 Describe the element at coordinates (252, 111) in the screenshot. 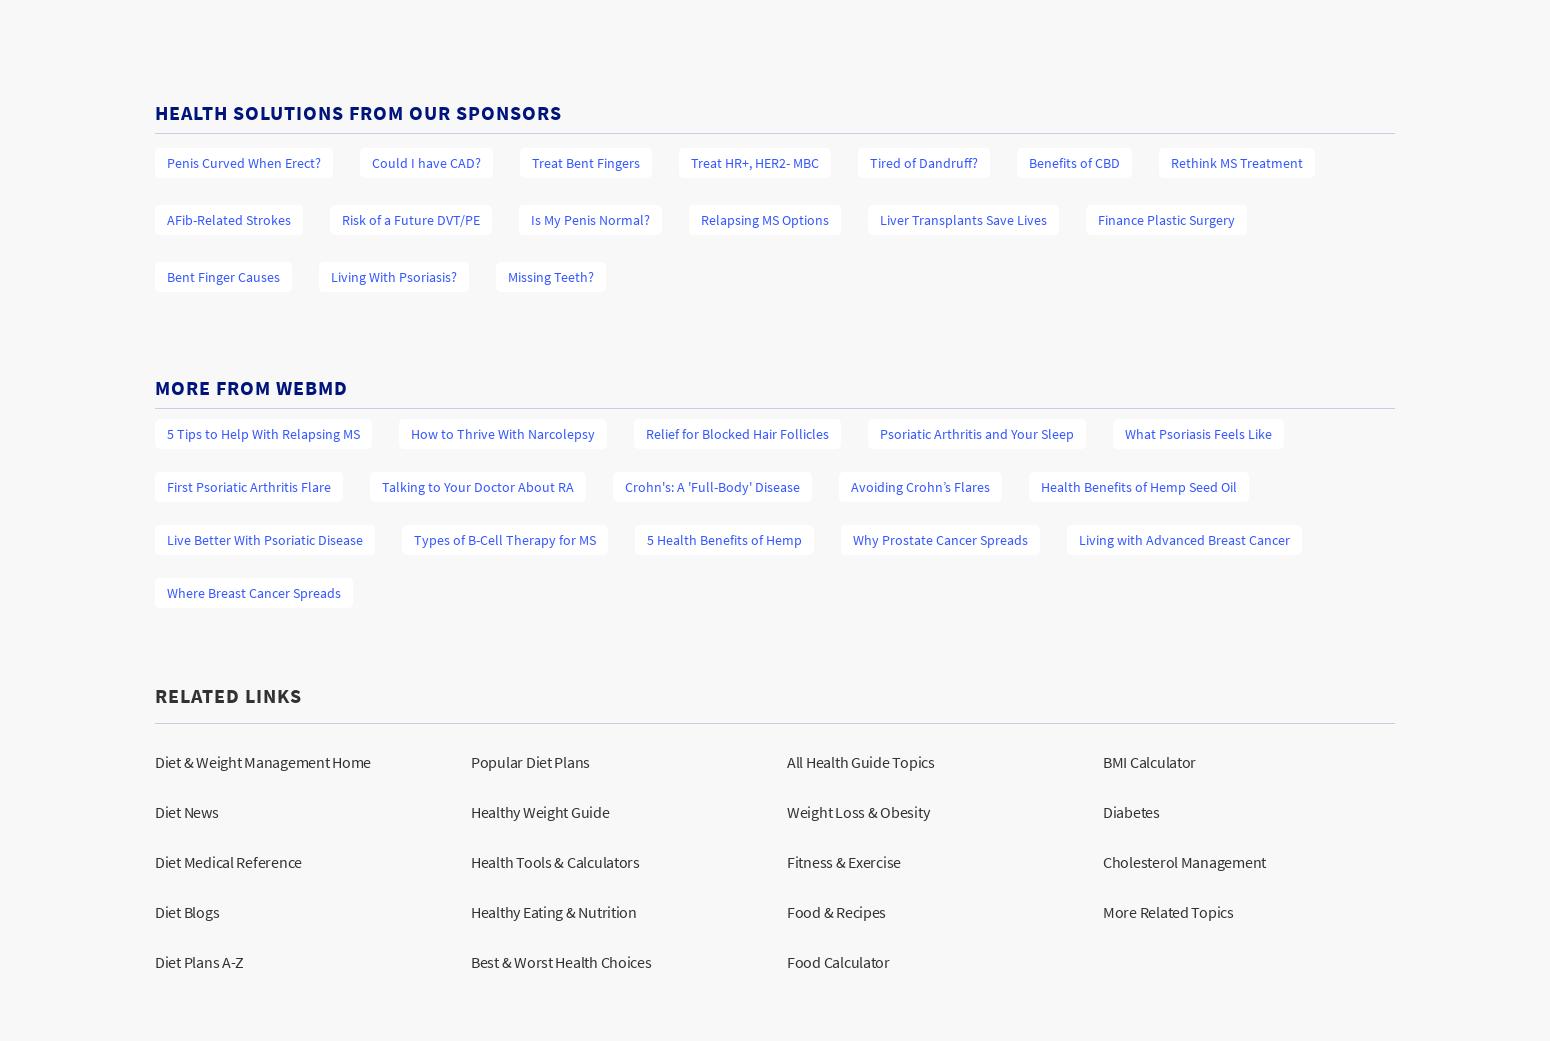

I see `'Health Solutions'` at that location.